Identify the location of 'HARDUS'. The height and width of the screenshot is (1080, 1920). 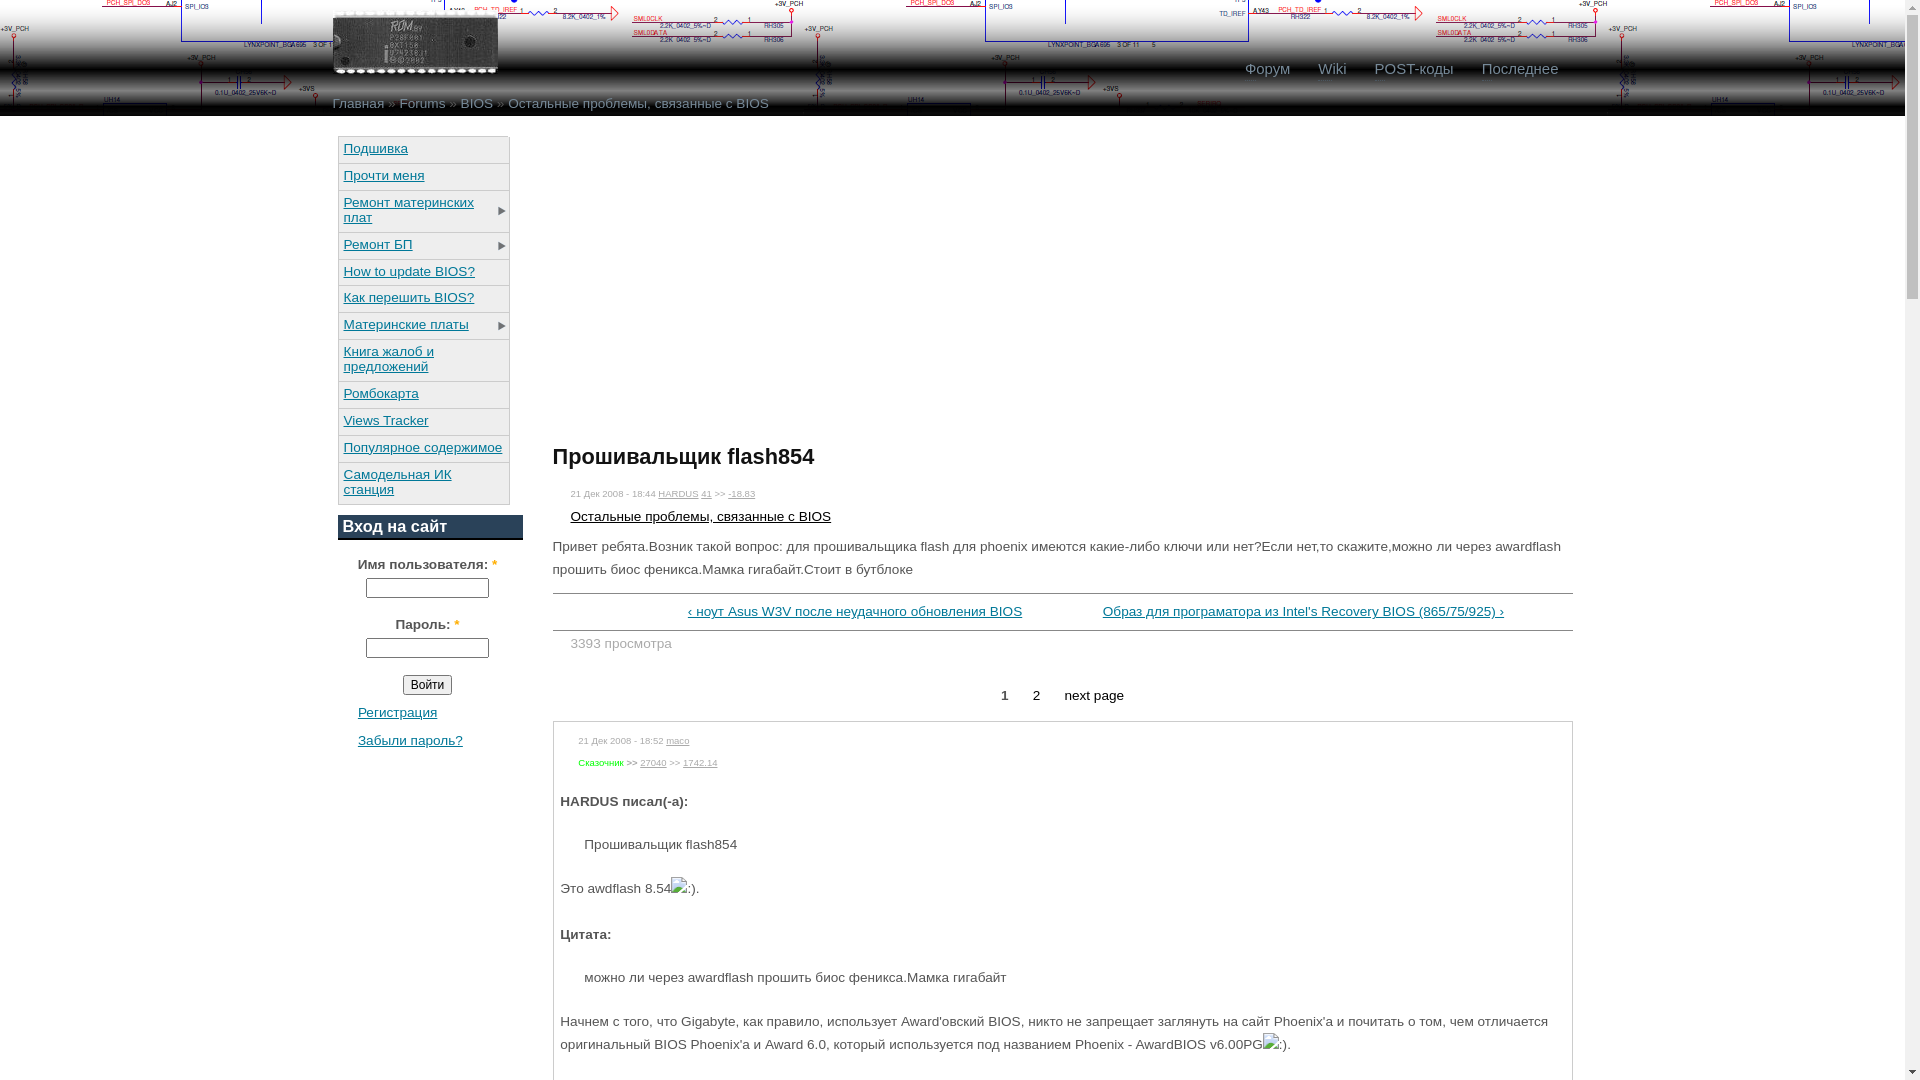
(677, 493).